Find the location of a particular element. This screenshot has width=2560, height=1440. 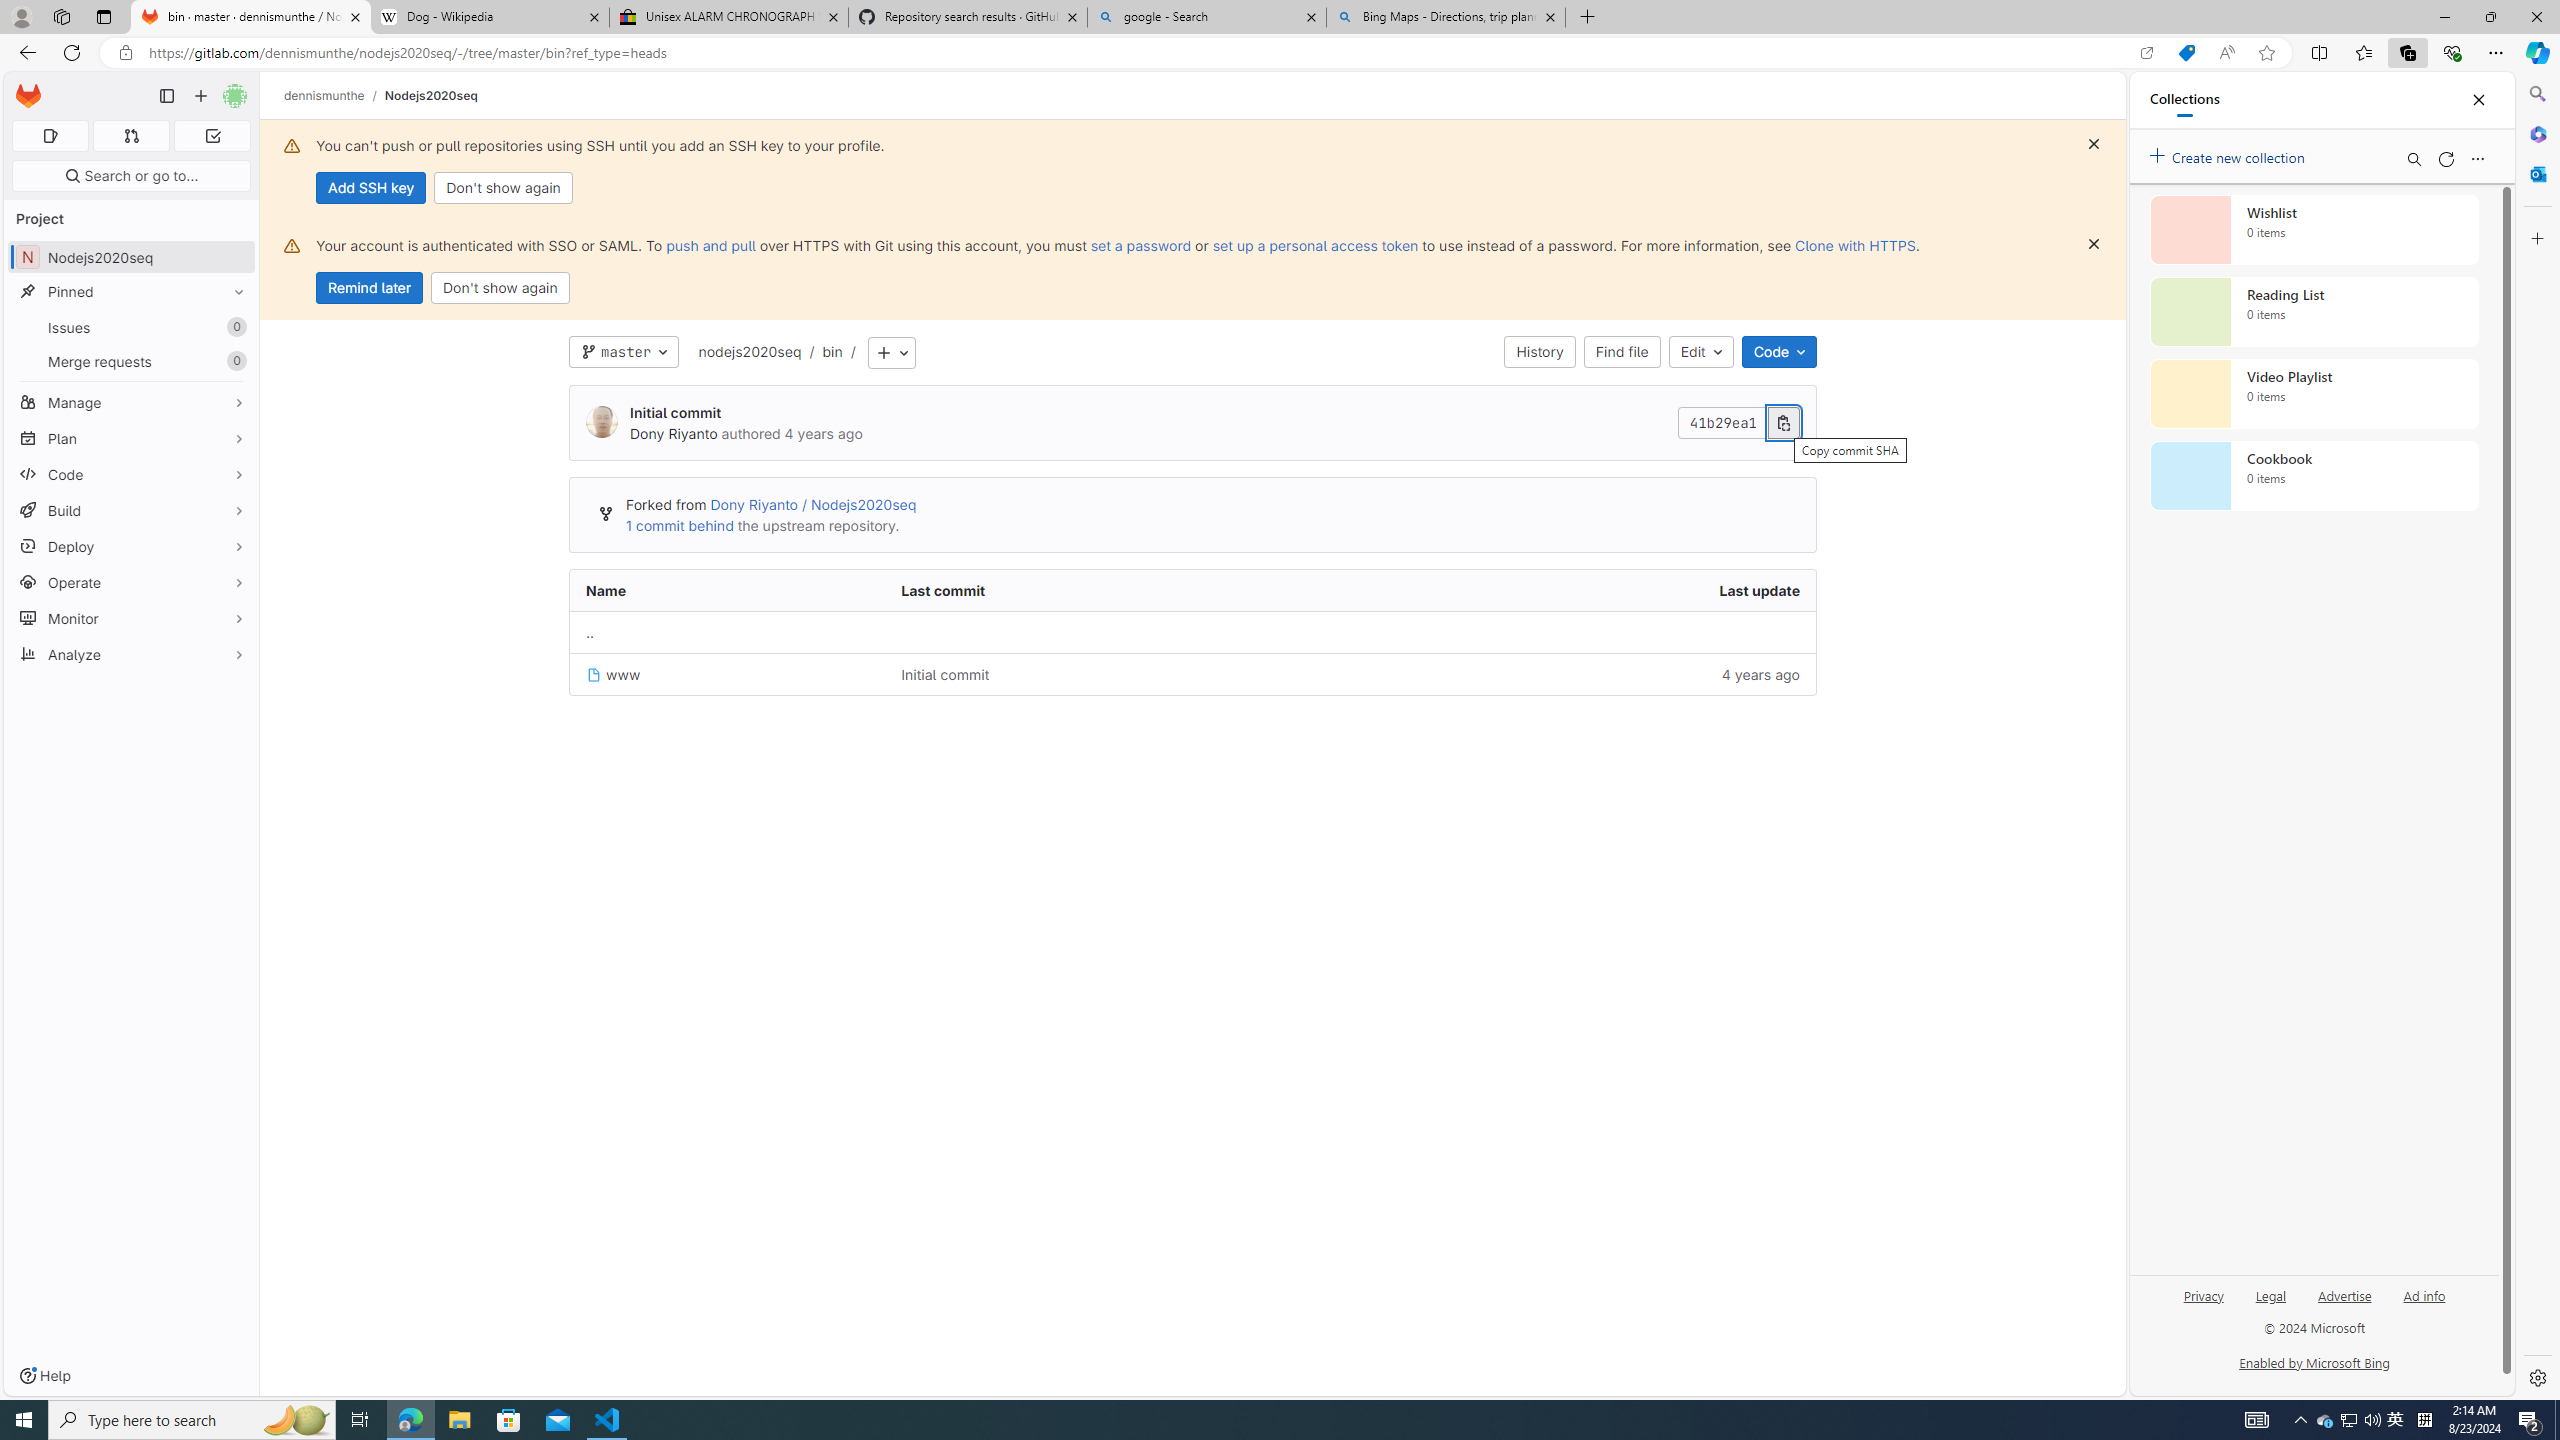

'Wishlist collection, 0 items' is located at coordinates (2314, 229).